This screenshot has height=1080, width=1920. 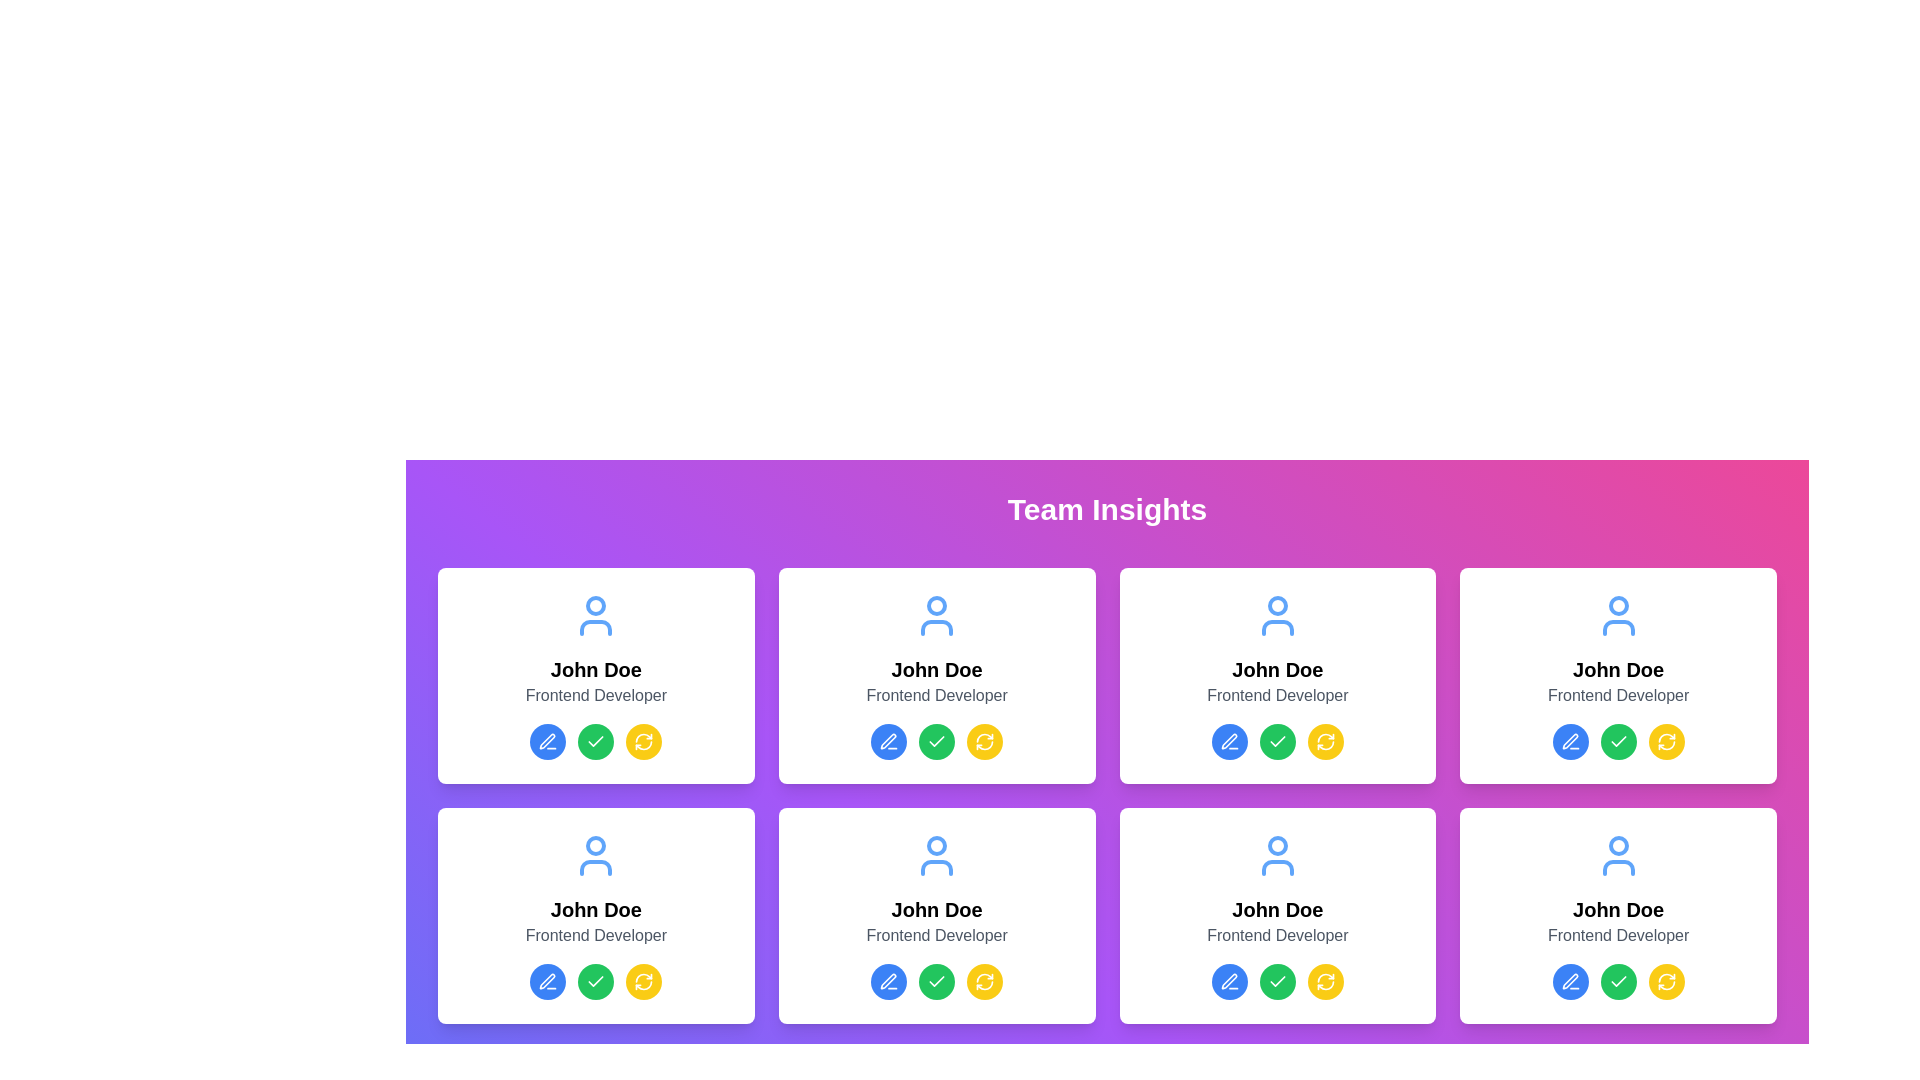 I want to click on the pen-shaped icon button located in the bottom-left corner of the user information card, so click(x=1569, y=980).